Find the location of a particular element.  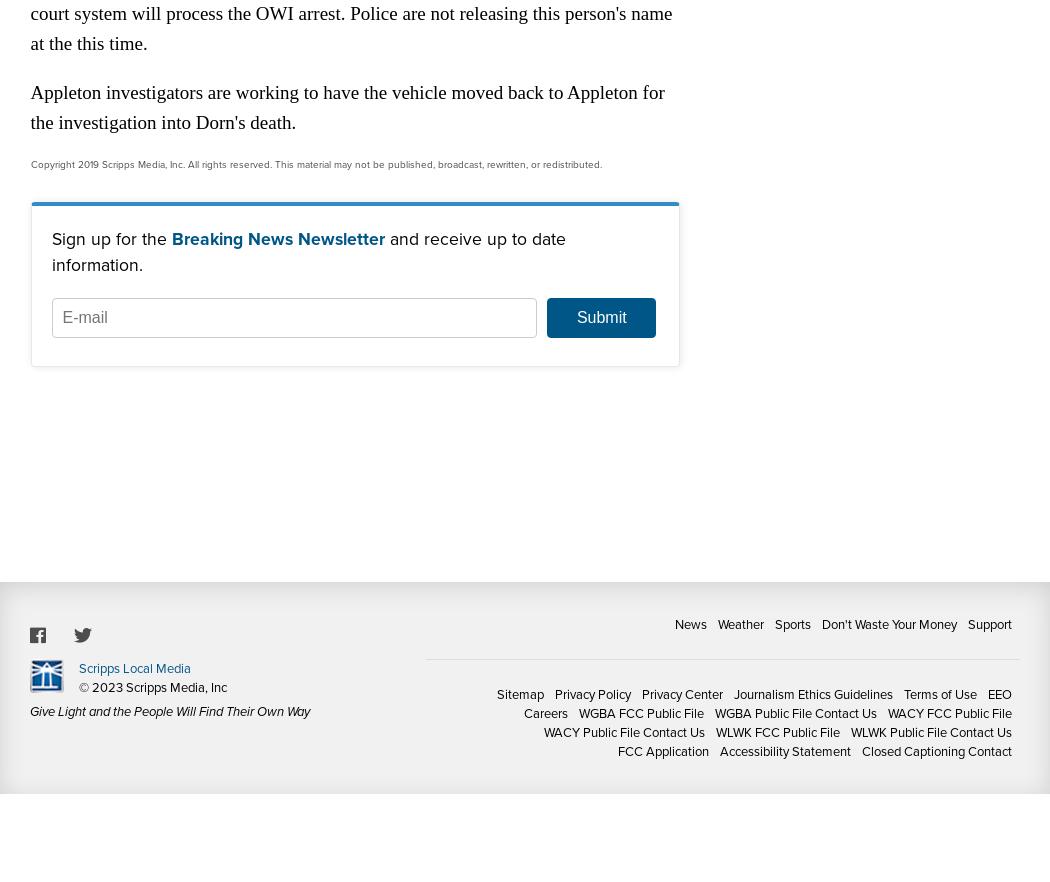

'Weather' is located at coordinates (739, 623).